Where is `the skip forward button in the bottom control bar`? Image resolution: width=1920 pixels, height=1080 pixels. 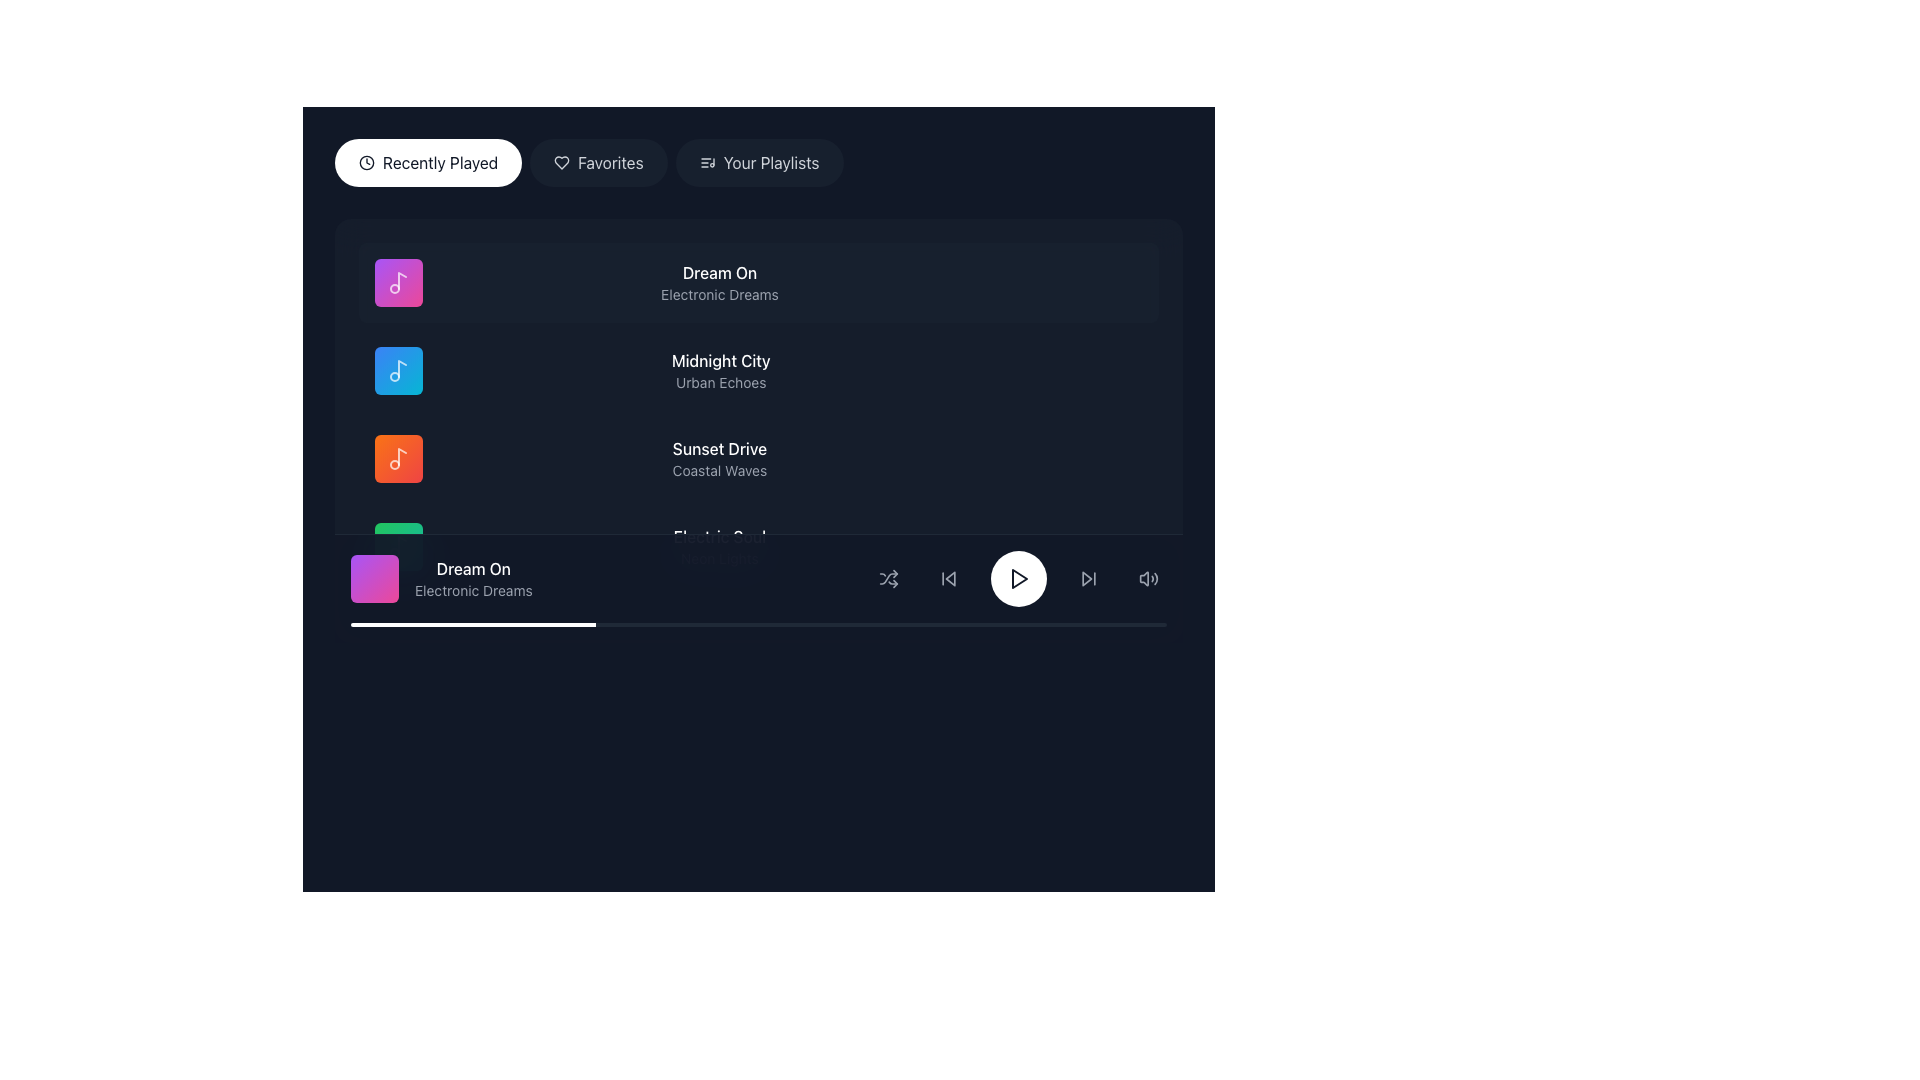 the skip forward button in the bottom control bar is located at coordinates (1086, 578).